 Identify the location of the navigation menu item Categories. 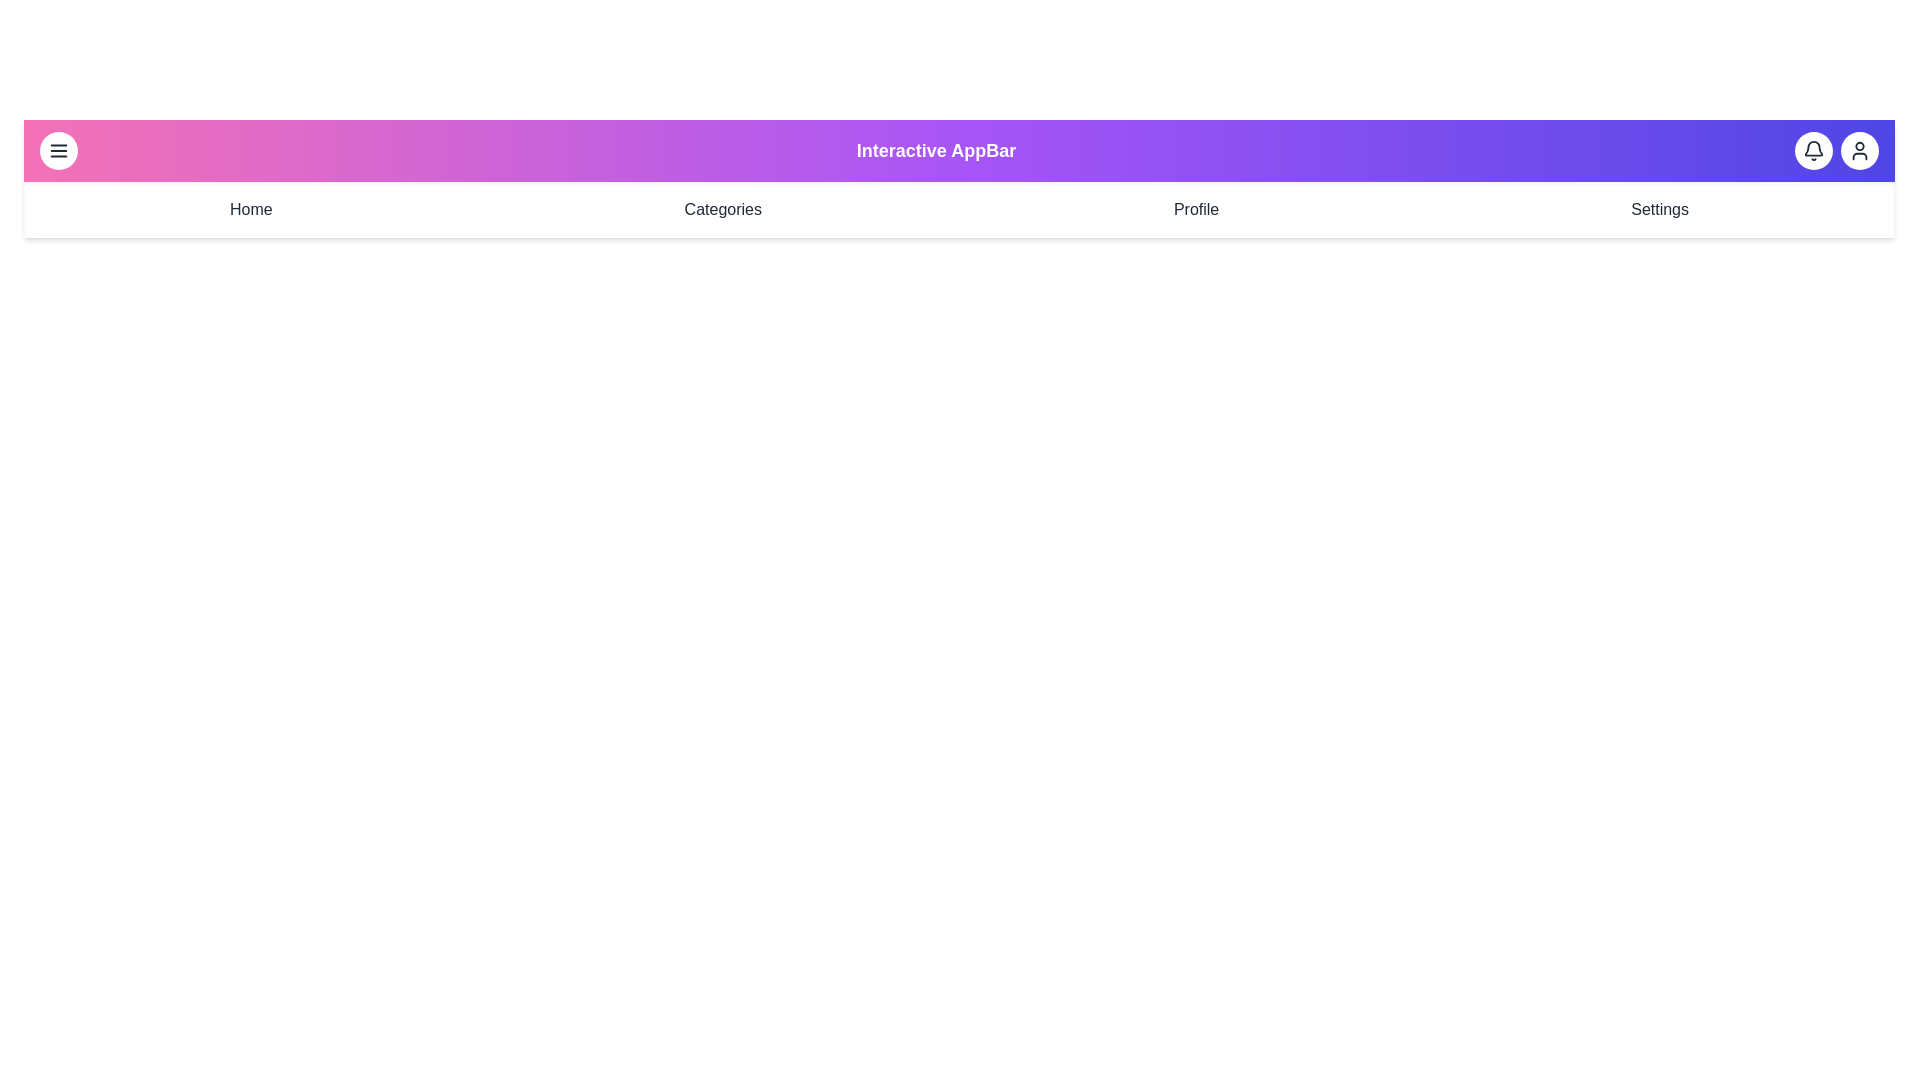
(722, 209).